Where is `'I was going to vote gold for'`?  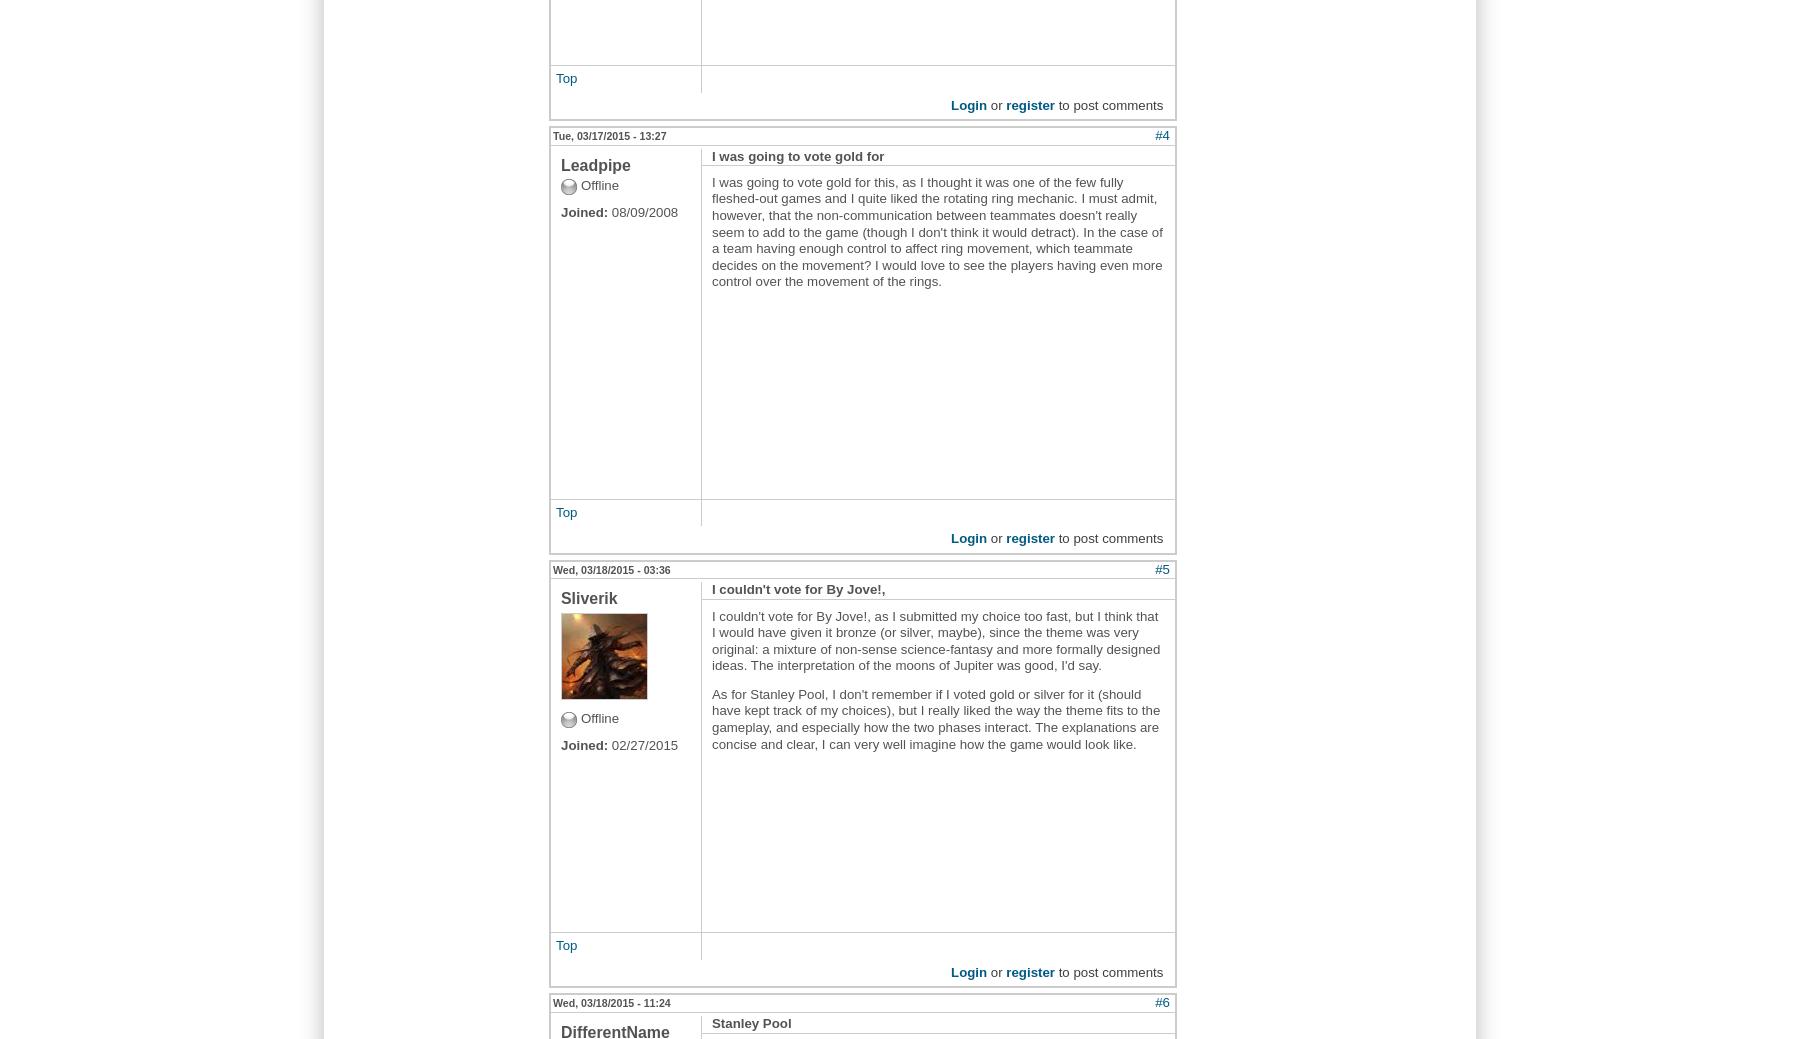 'I was going to vote gold for' is located at coordinates (711, 154).